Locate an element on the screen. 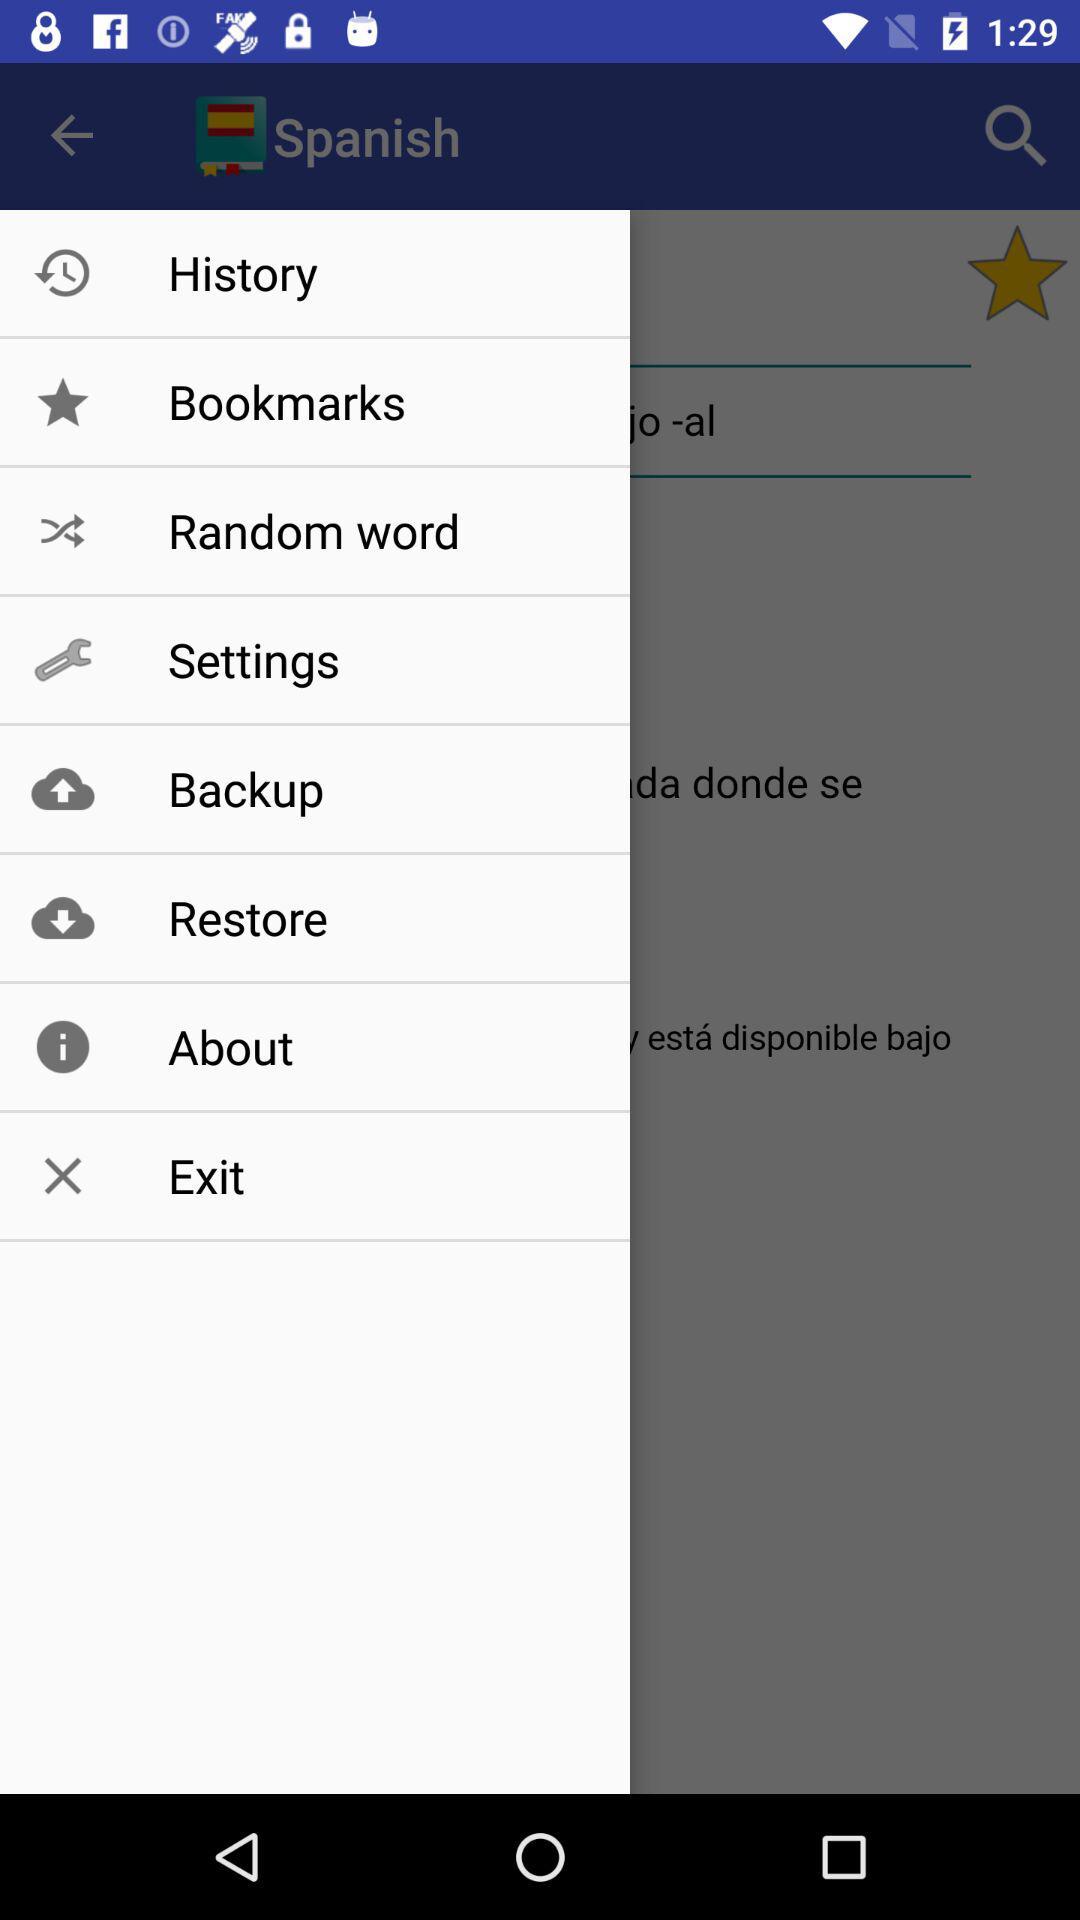 This screenshot has width=1080, height=1920. the star icon is located at coordinates (1017, 272).